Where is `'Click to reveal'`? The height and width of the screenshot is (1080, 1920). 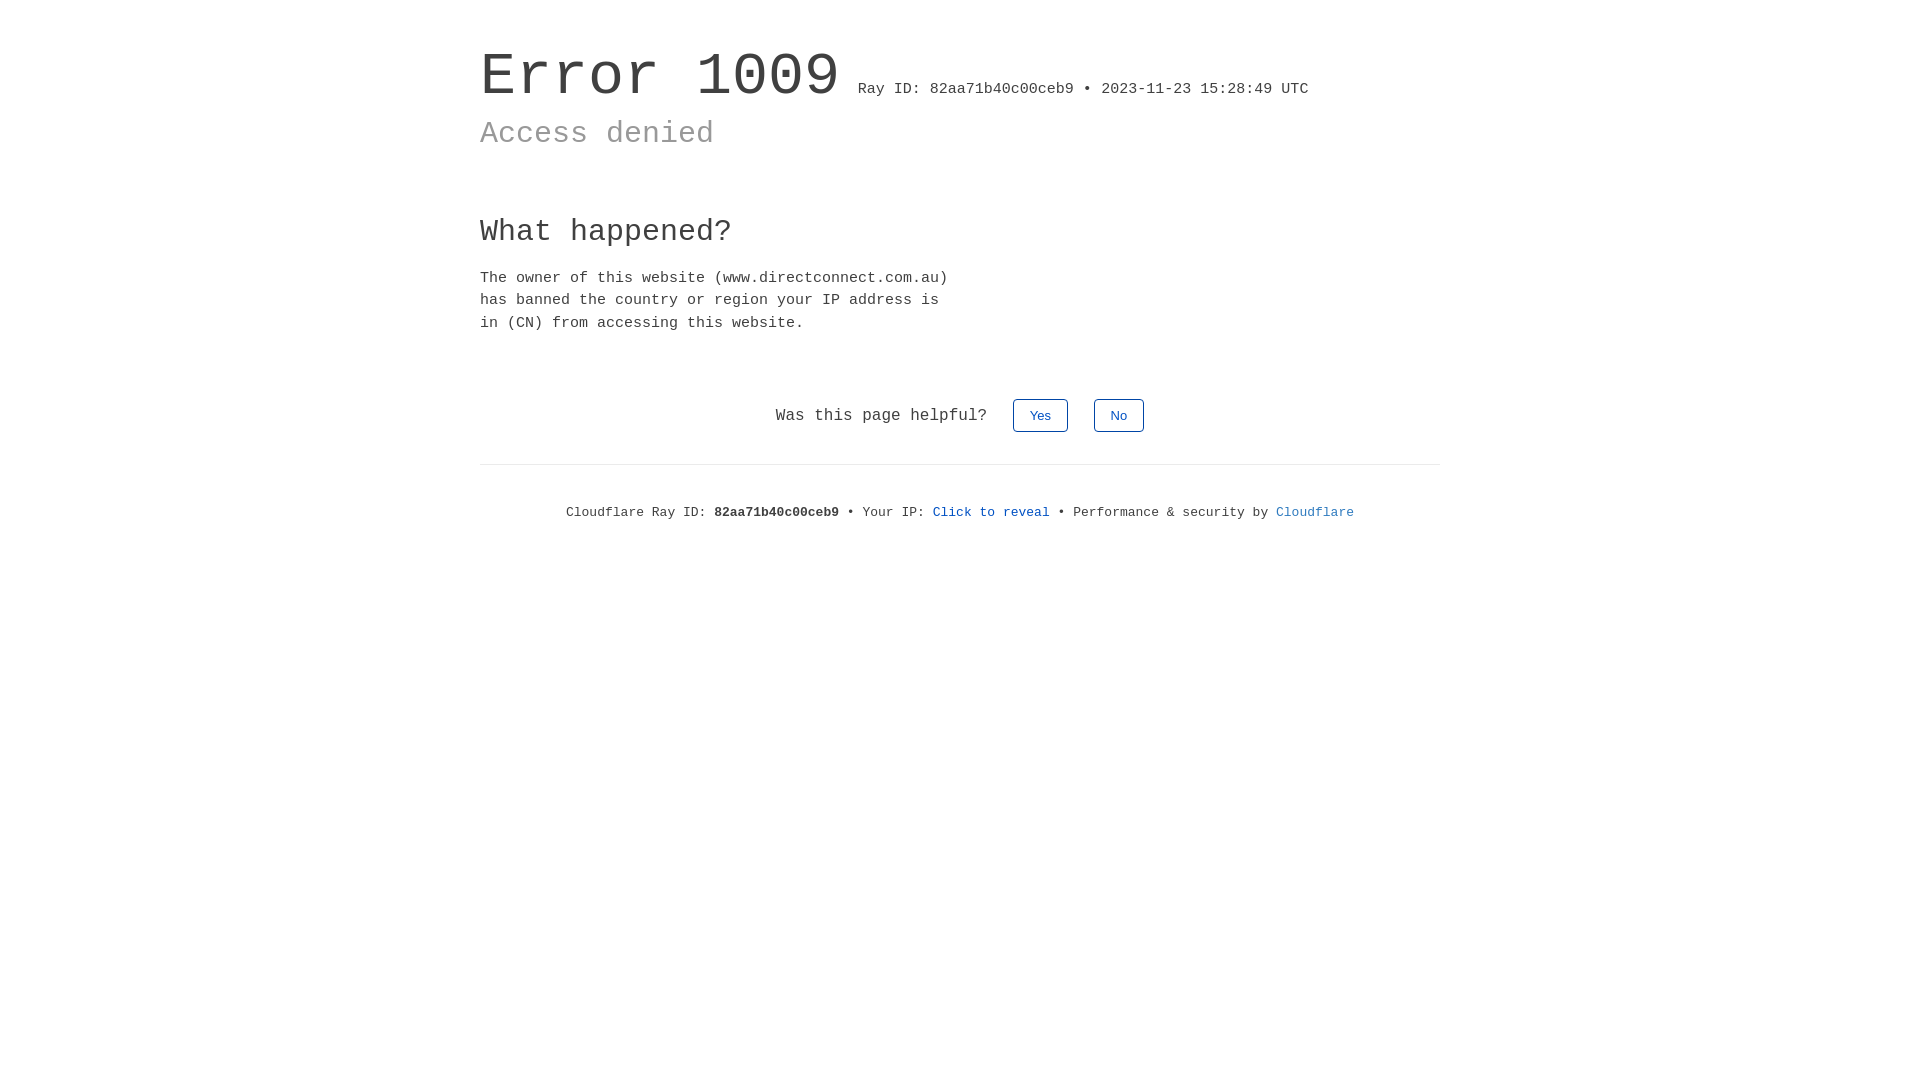
'Click to reveal' is located at coordinates (931, 511).